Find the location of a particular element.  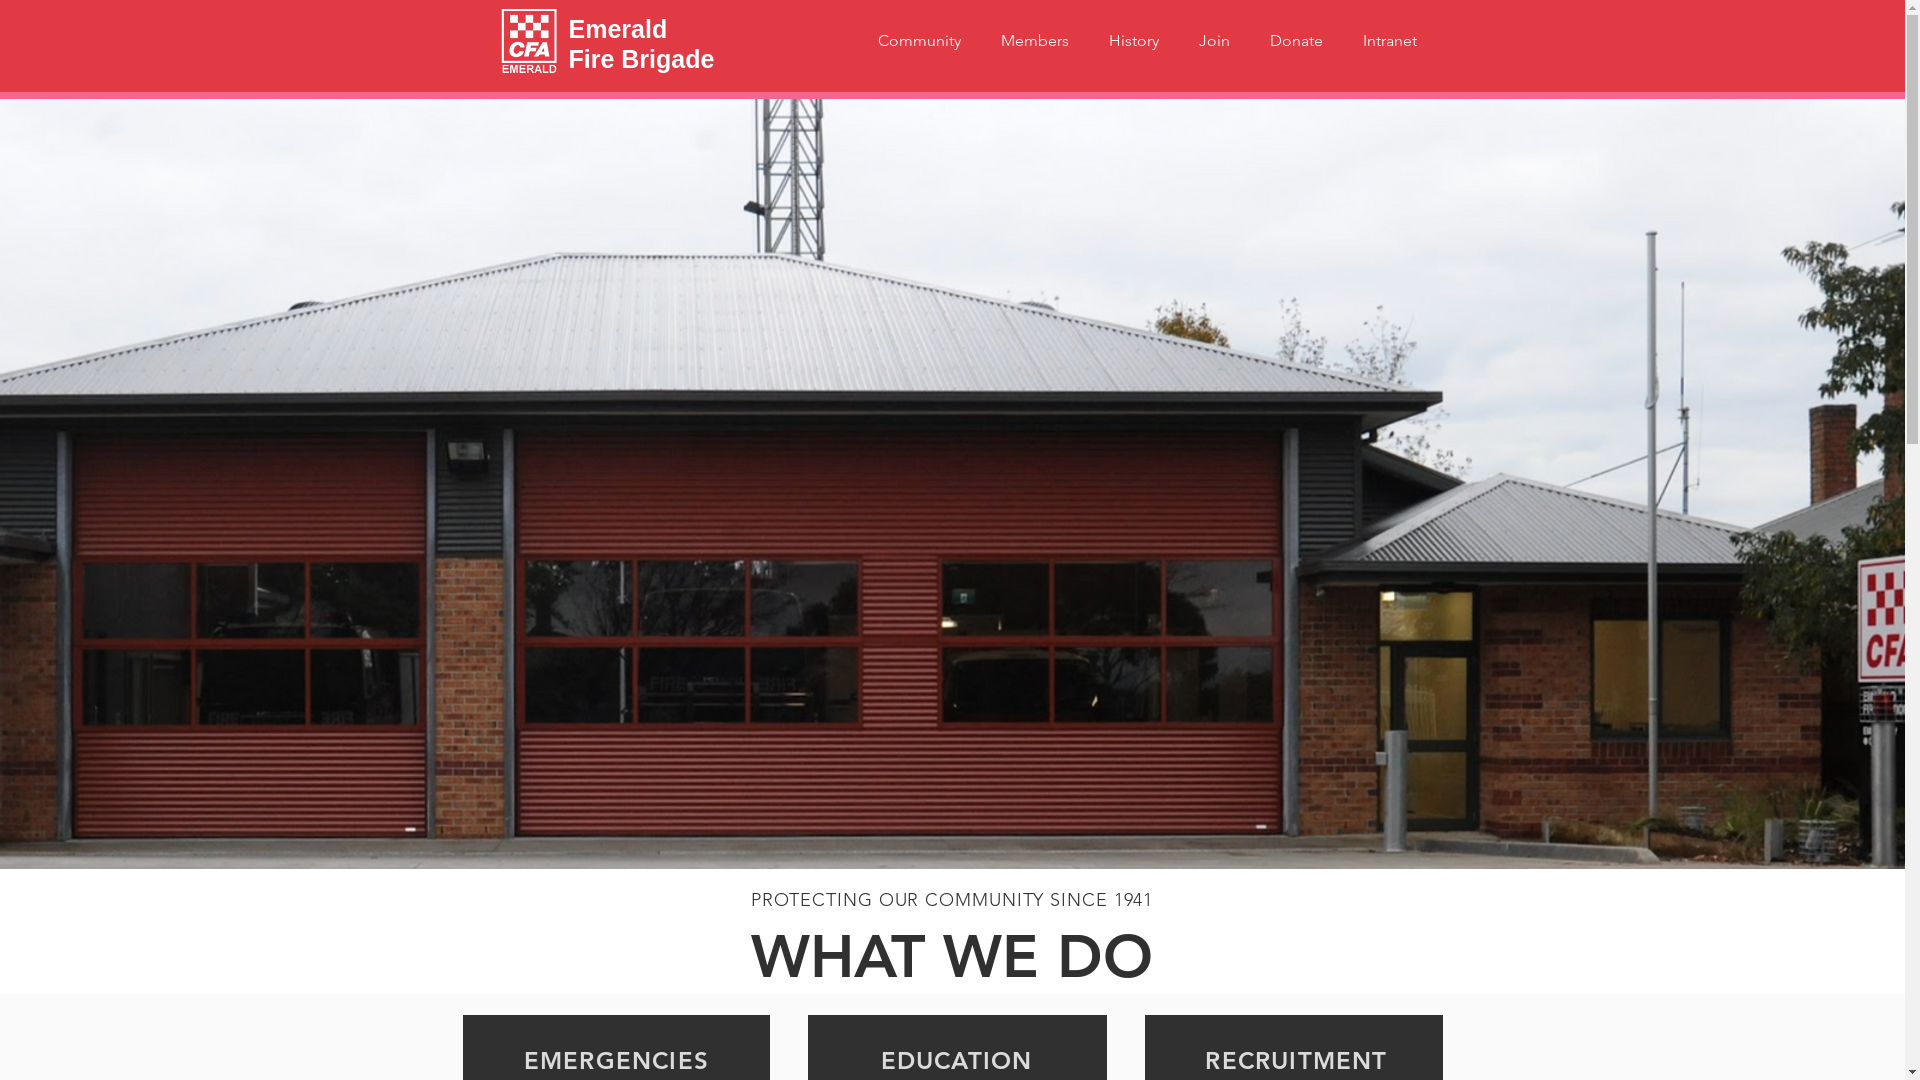

'Join' is located at coordinates (1177, 41).